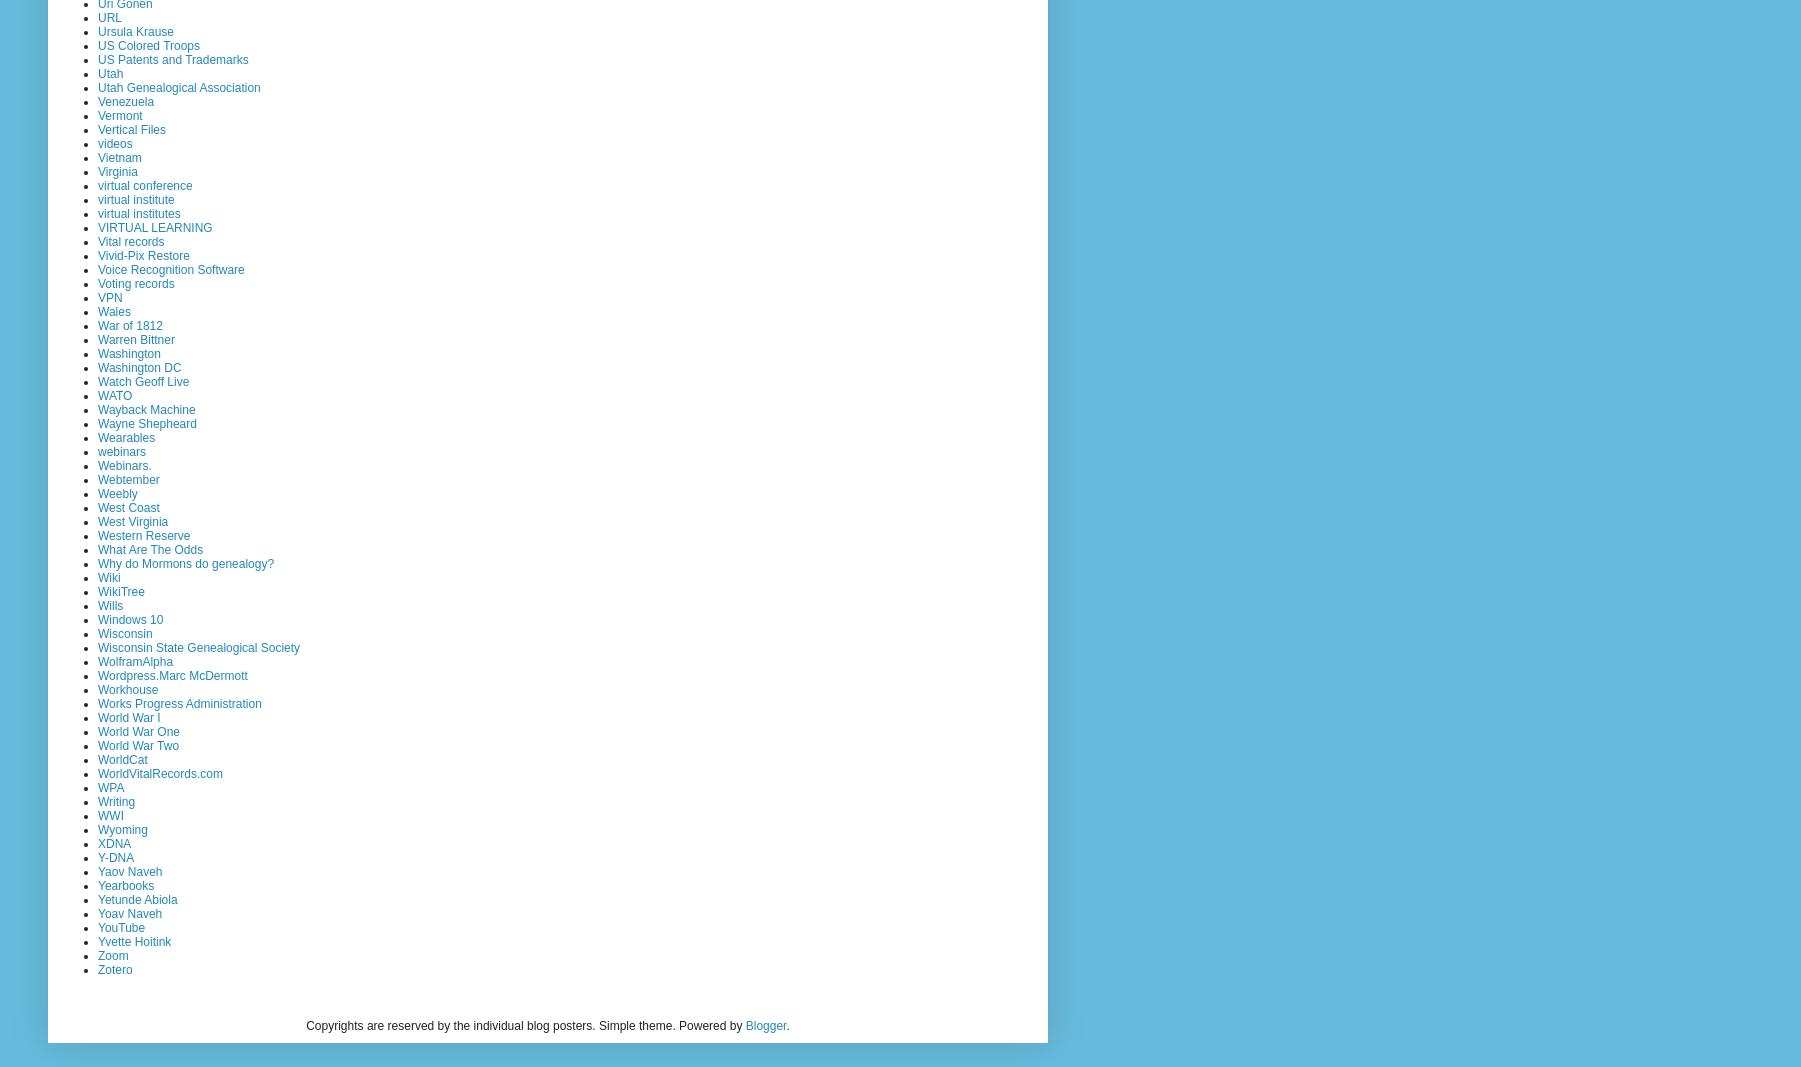 The image size is (1801, 1067). I want to click on 'Utah', so click(110, 71).